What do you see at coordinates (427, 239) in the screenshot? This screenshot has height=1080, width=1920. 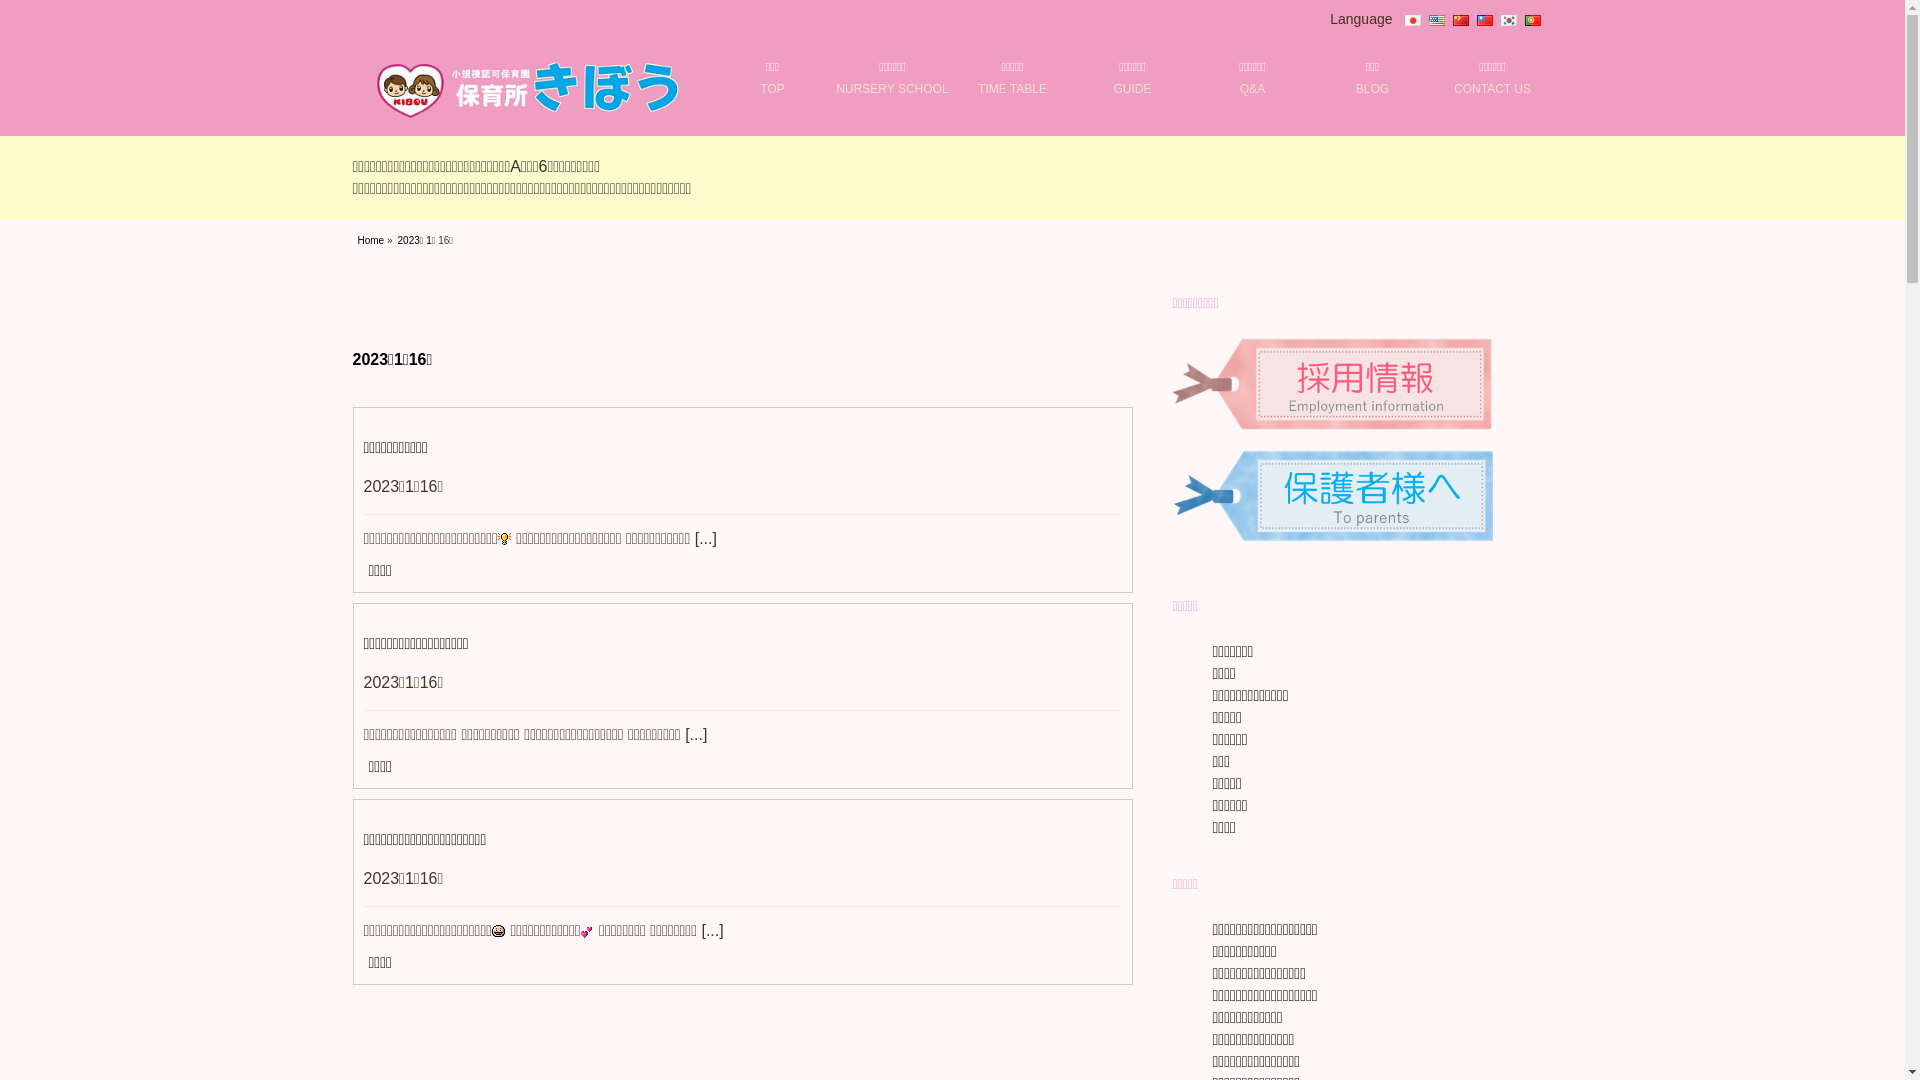 I see `'1'` at bounding box center [427, 239].